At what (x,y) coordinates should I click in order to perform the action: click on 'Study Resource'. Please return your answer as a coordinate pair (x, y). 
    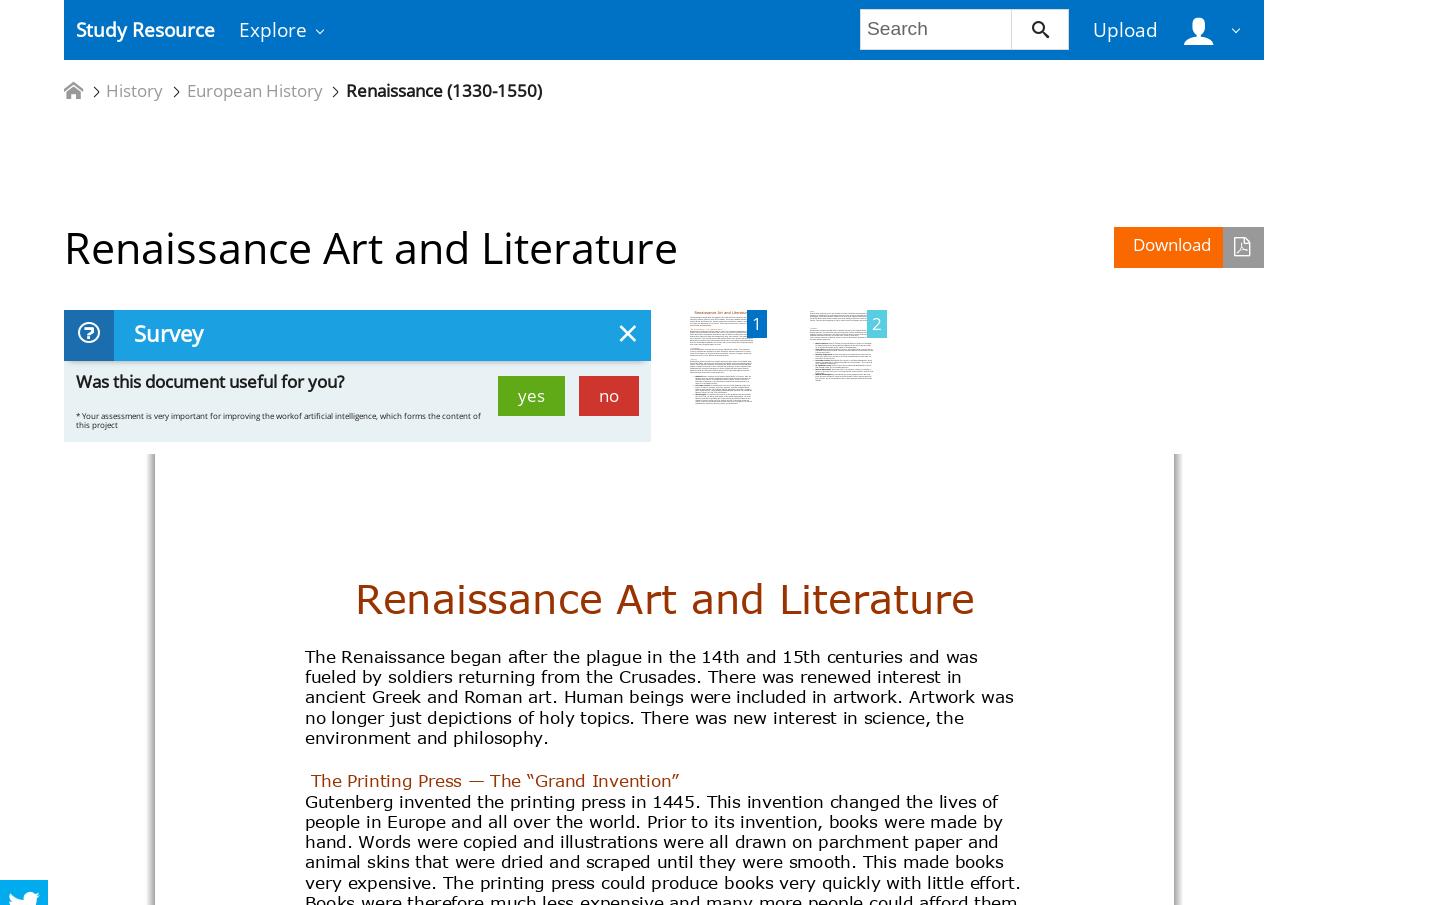
    Looking at the image, I should click on (144, 28).